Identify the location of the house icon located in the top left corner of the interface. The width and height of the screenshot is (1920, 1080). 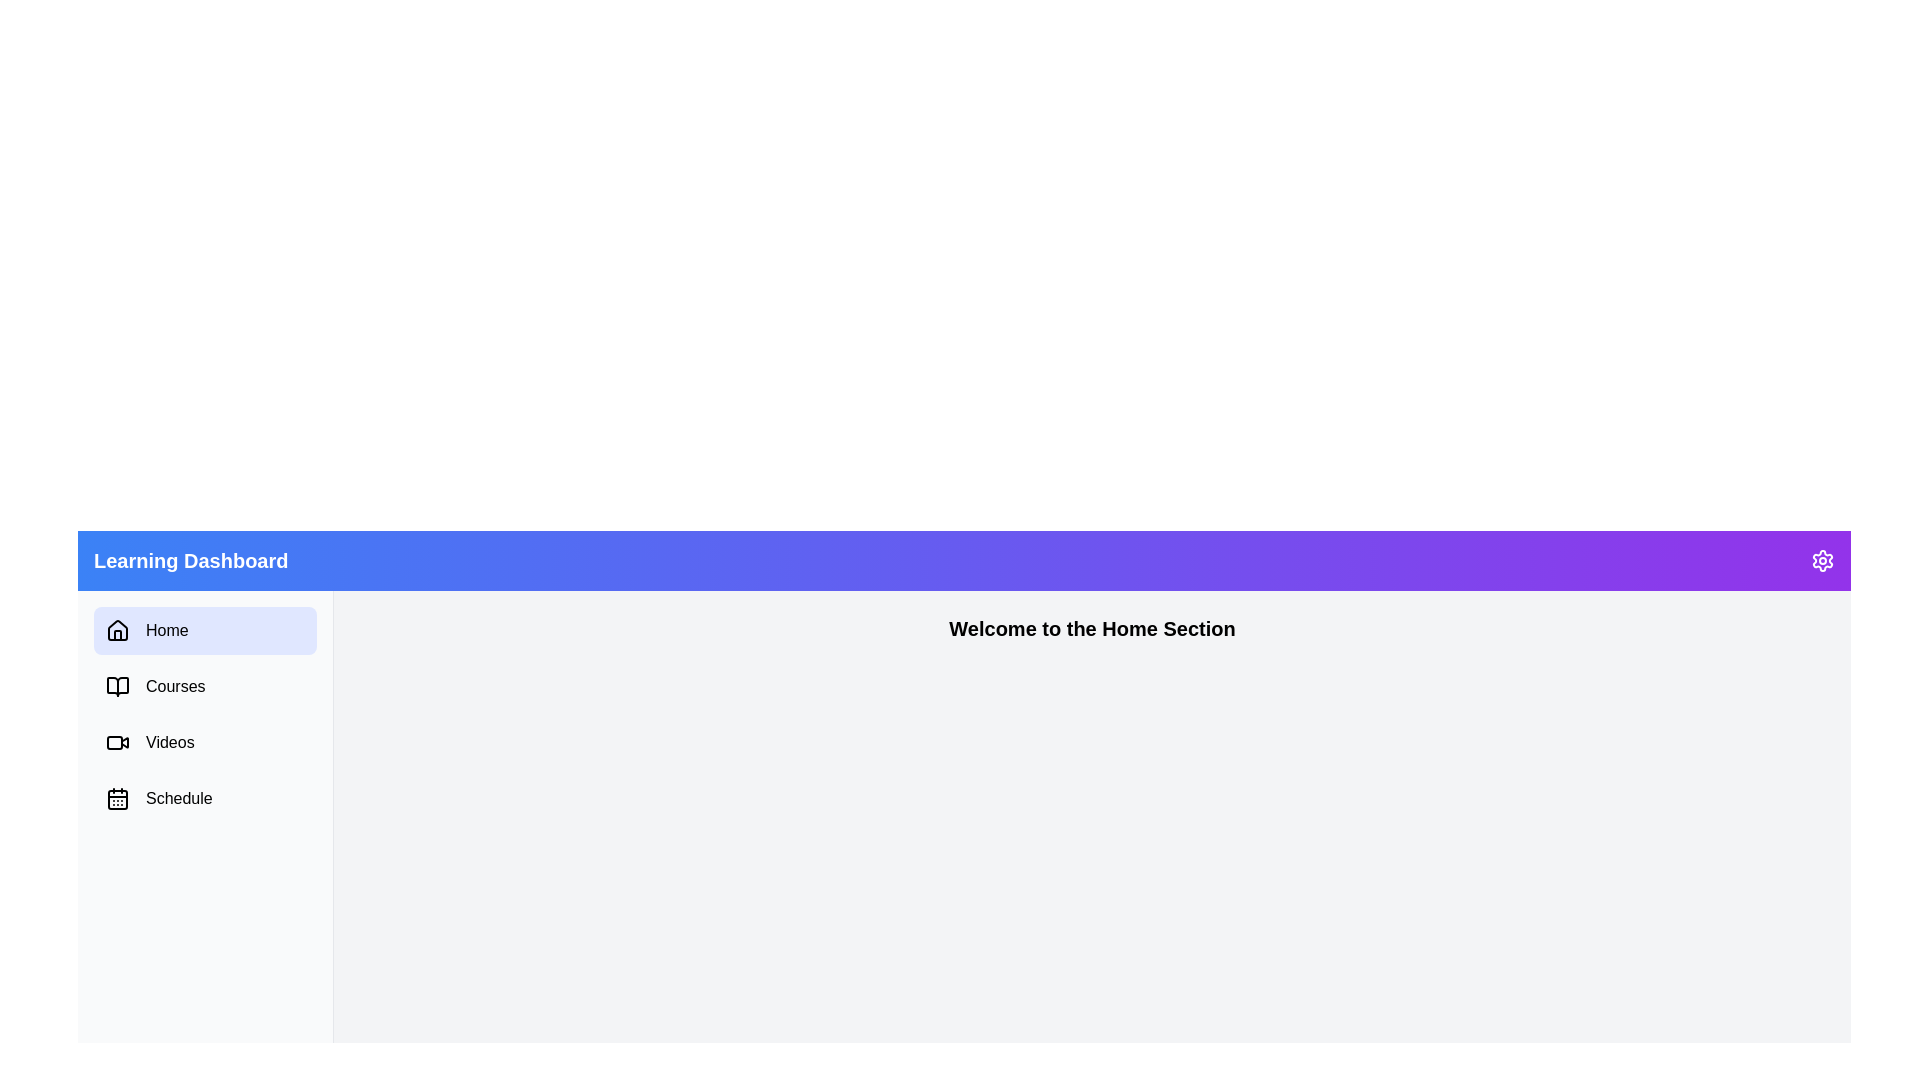
(117, 631).